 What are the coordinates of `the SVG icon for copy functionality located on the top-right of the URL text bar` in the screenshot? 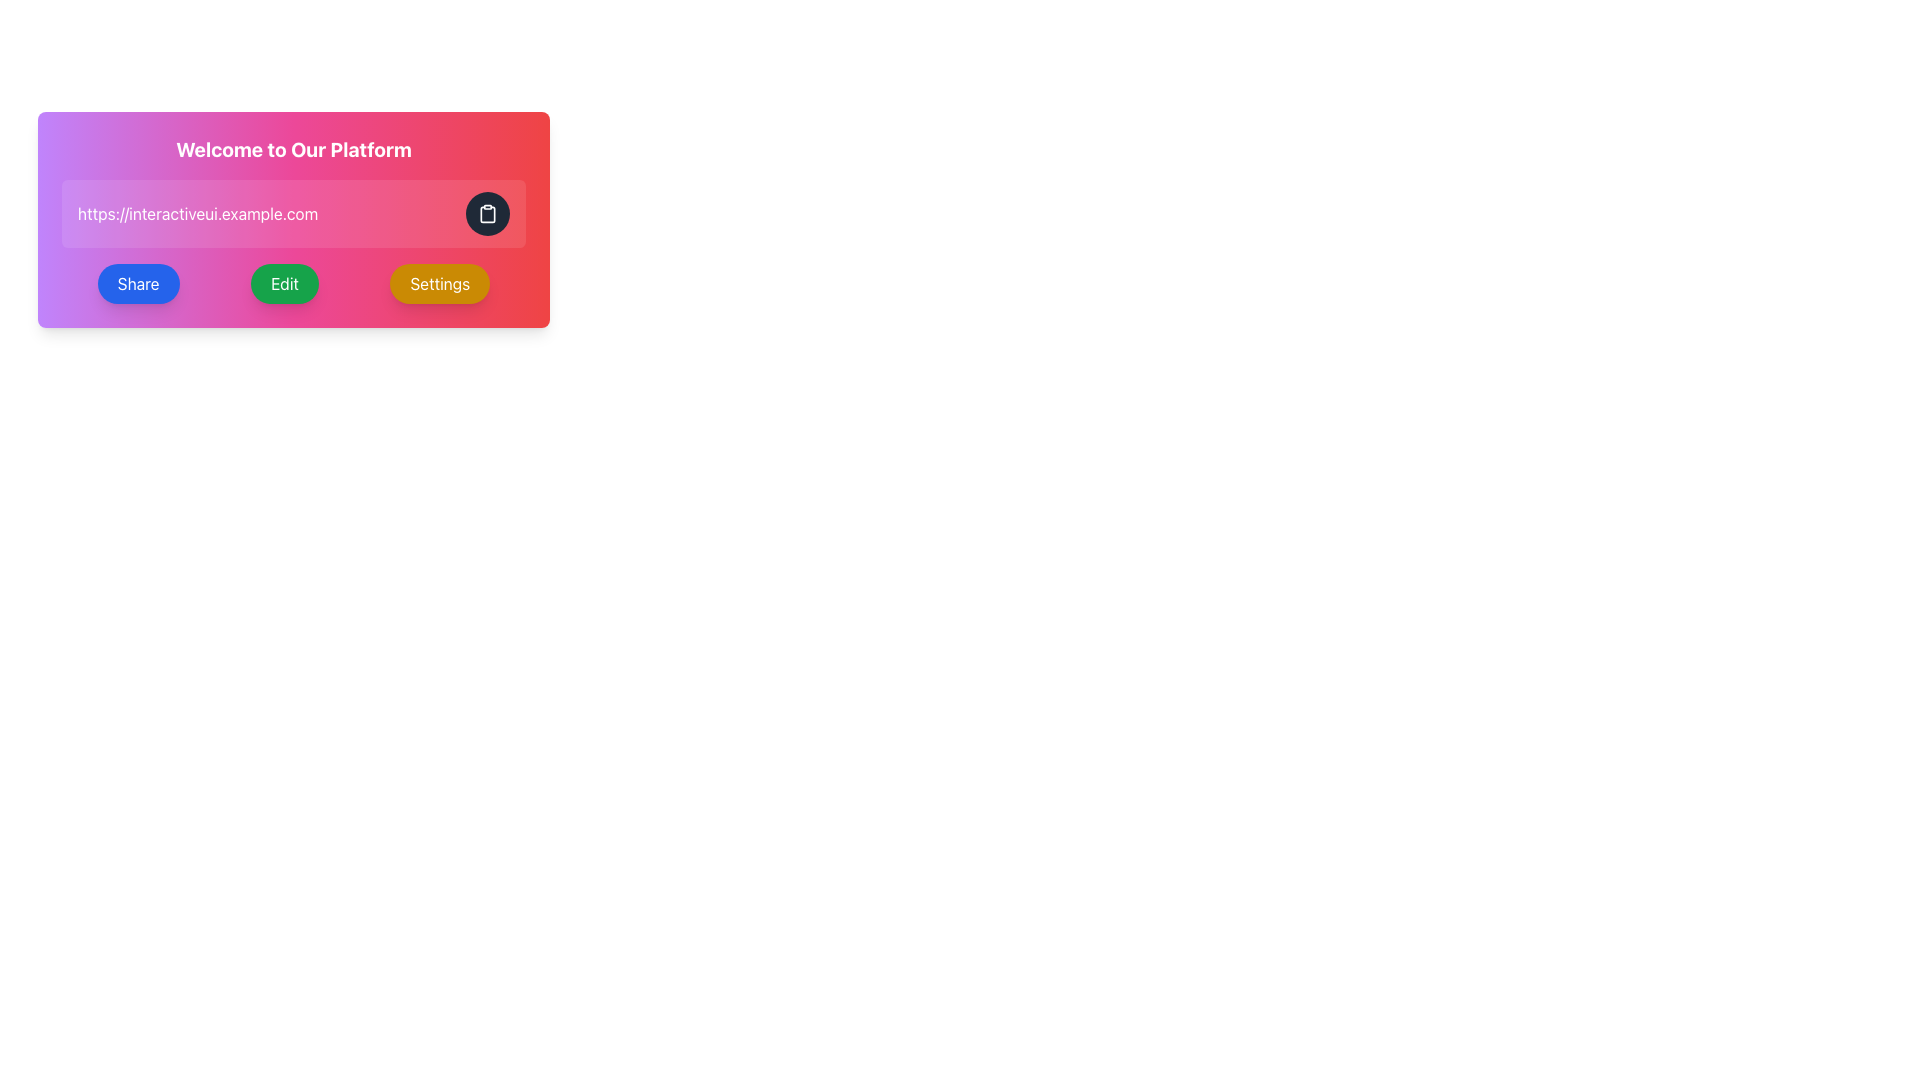 It's located at (488, 213).